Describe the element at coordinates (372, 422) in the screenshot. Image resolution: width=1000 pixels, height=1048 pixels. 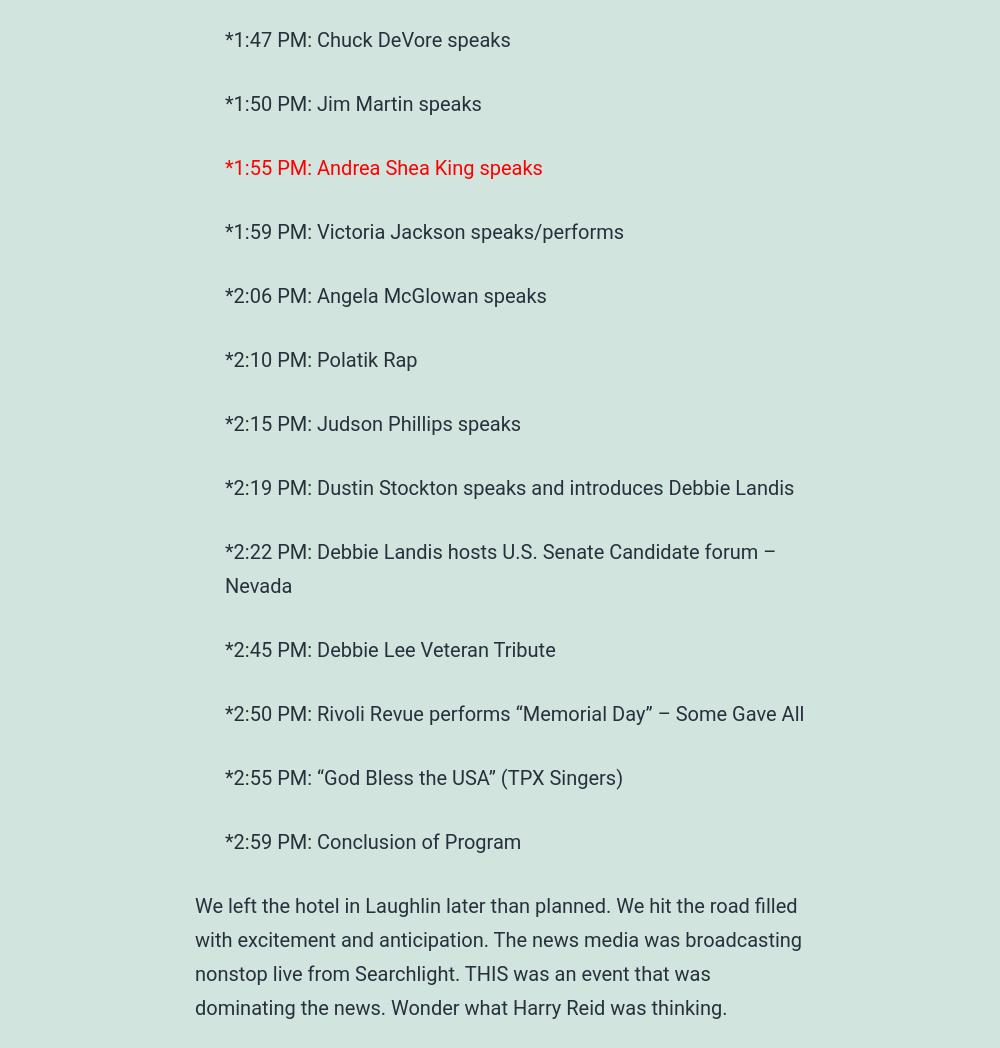
I see `'*2:15 PM: Judson Phillips speaks'` at that location.